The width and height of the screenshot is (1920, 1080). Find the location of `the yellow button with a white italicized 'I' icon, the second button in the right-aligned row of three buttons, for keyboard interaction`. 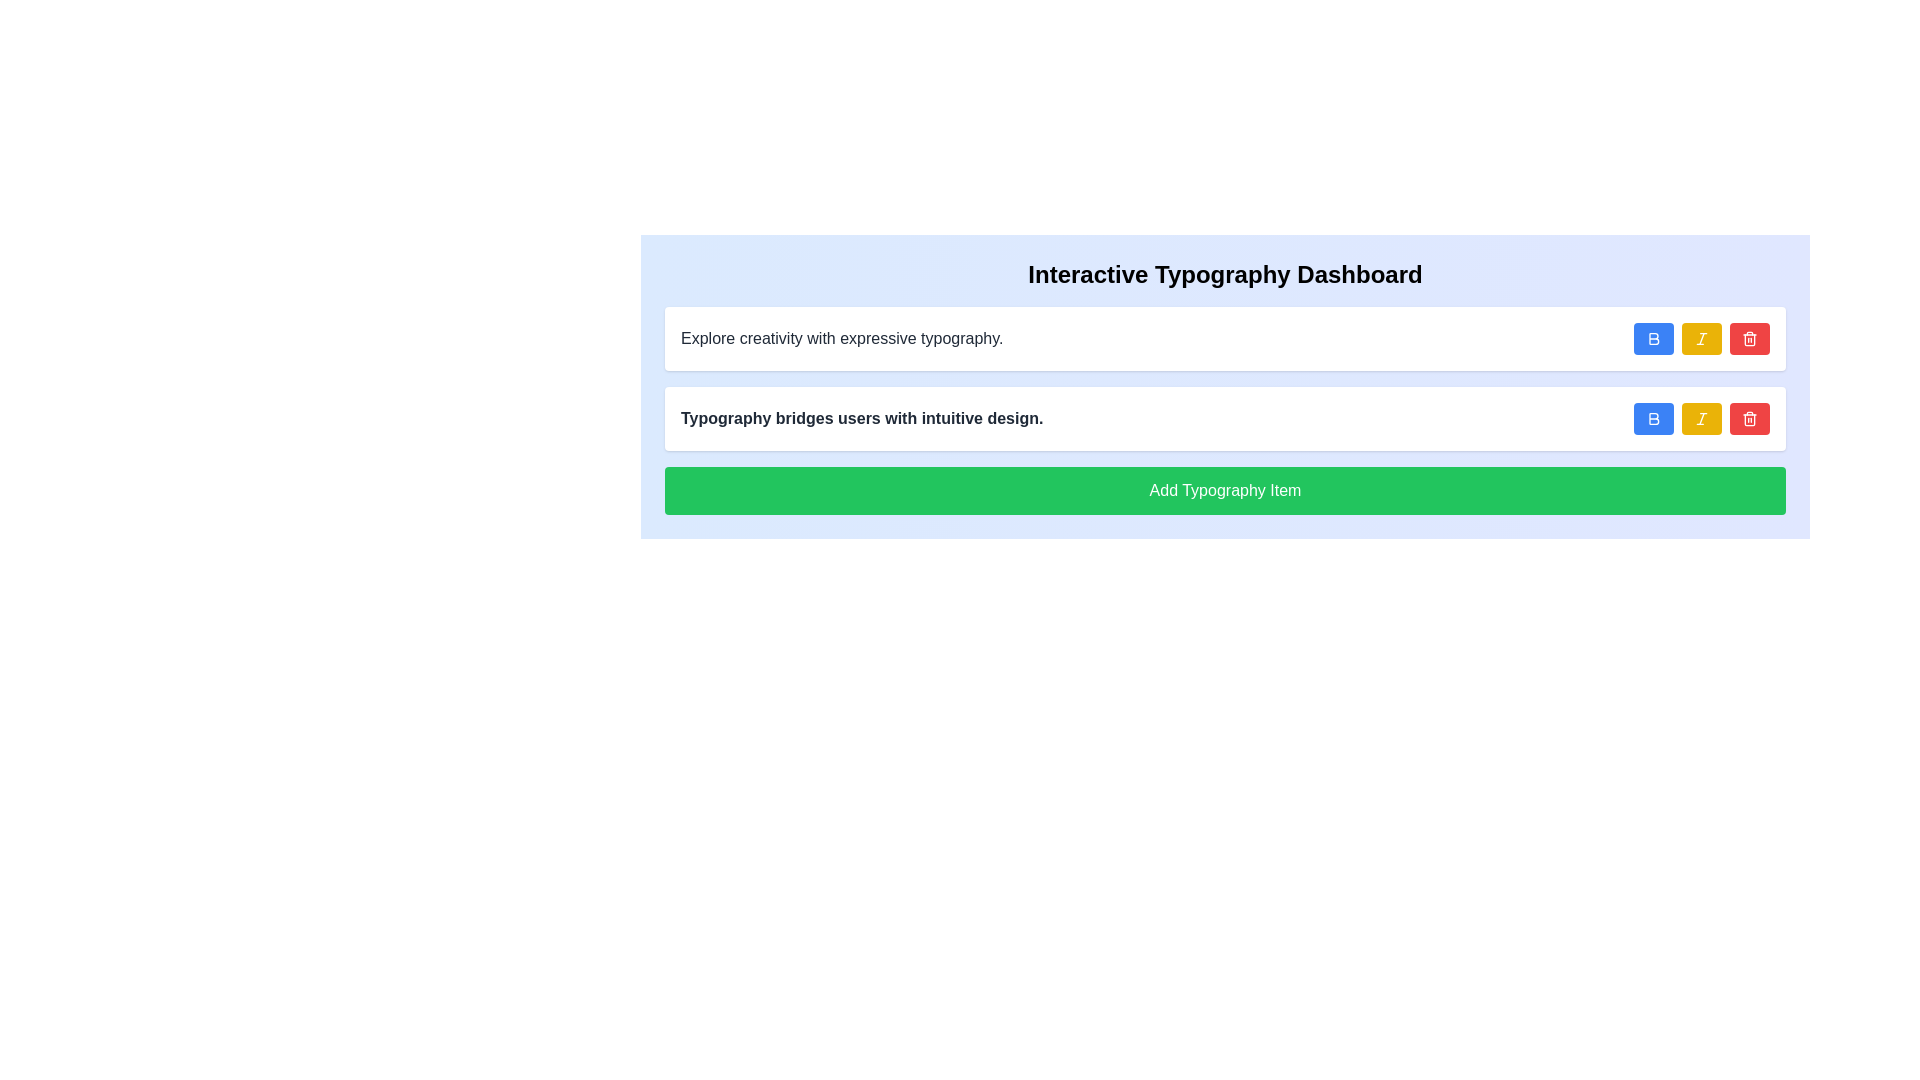

the yellow button with a white italicized 'I' icon, the second button in the right-aligned row of three buttons, for keyboard interaction is located at coordinates (1701, 338).